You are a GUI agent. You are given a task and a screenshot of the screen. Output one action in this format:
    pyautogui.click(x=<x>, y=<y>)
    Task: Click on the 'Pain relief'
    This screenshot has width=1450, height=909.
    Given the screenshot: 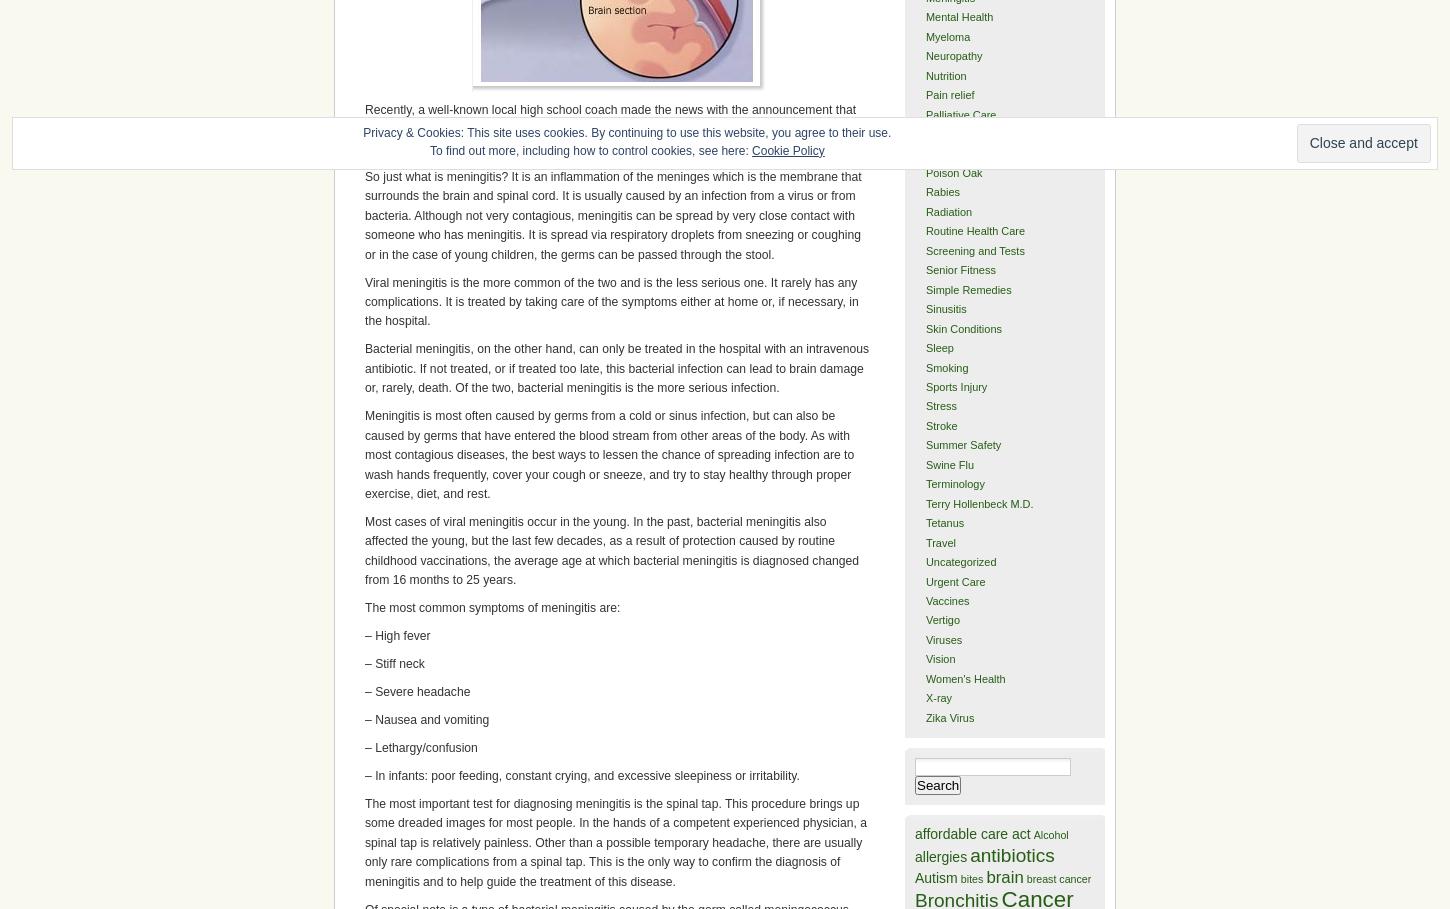 What is the action you would take?
    pyautogui.click(x=923, y=93)
    